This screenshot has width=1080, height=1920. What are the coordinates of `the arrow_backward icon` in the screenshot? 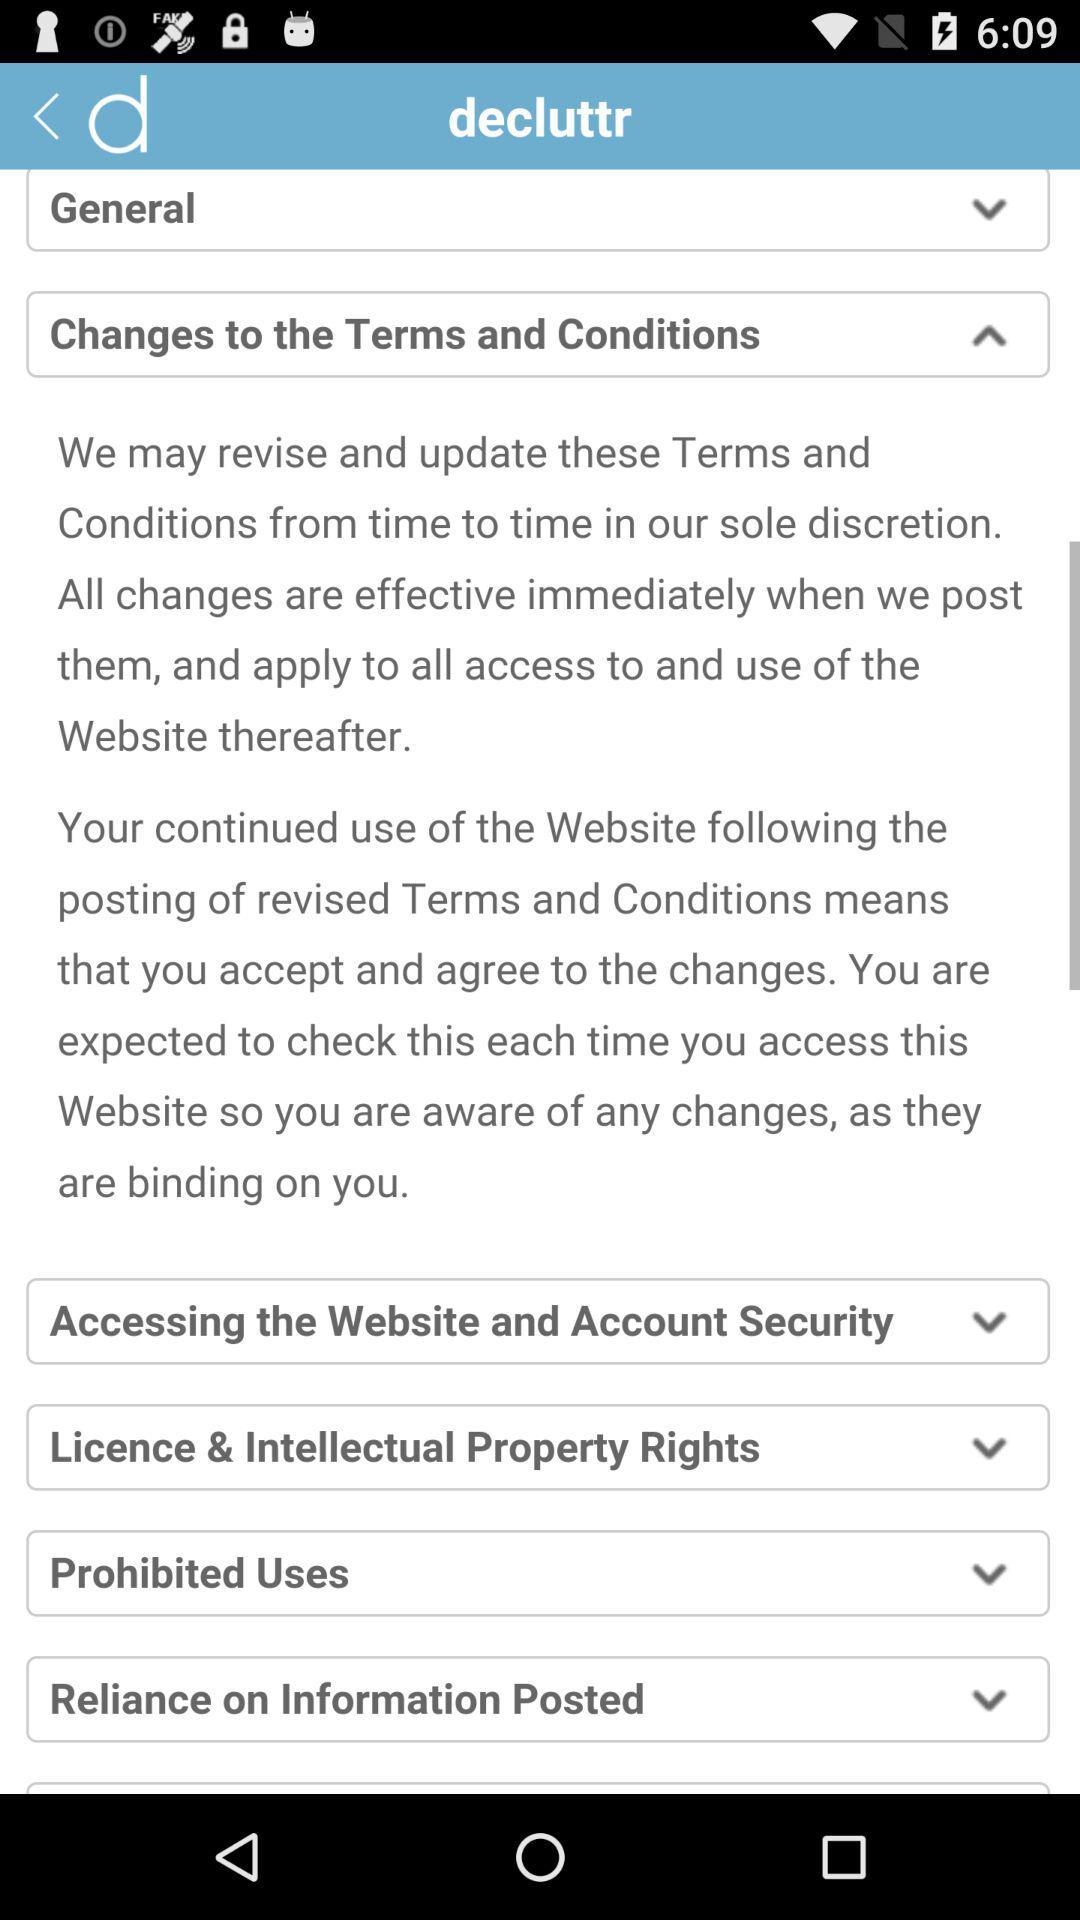 It's located at (45, 123).